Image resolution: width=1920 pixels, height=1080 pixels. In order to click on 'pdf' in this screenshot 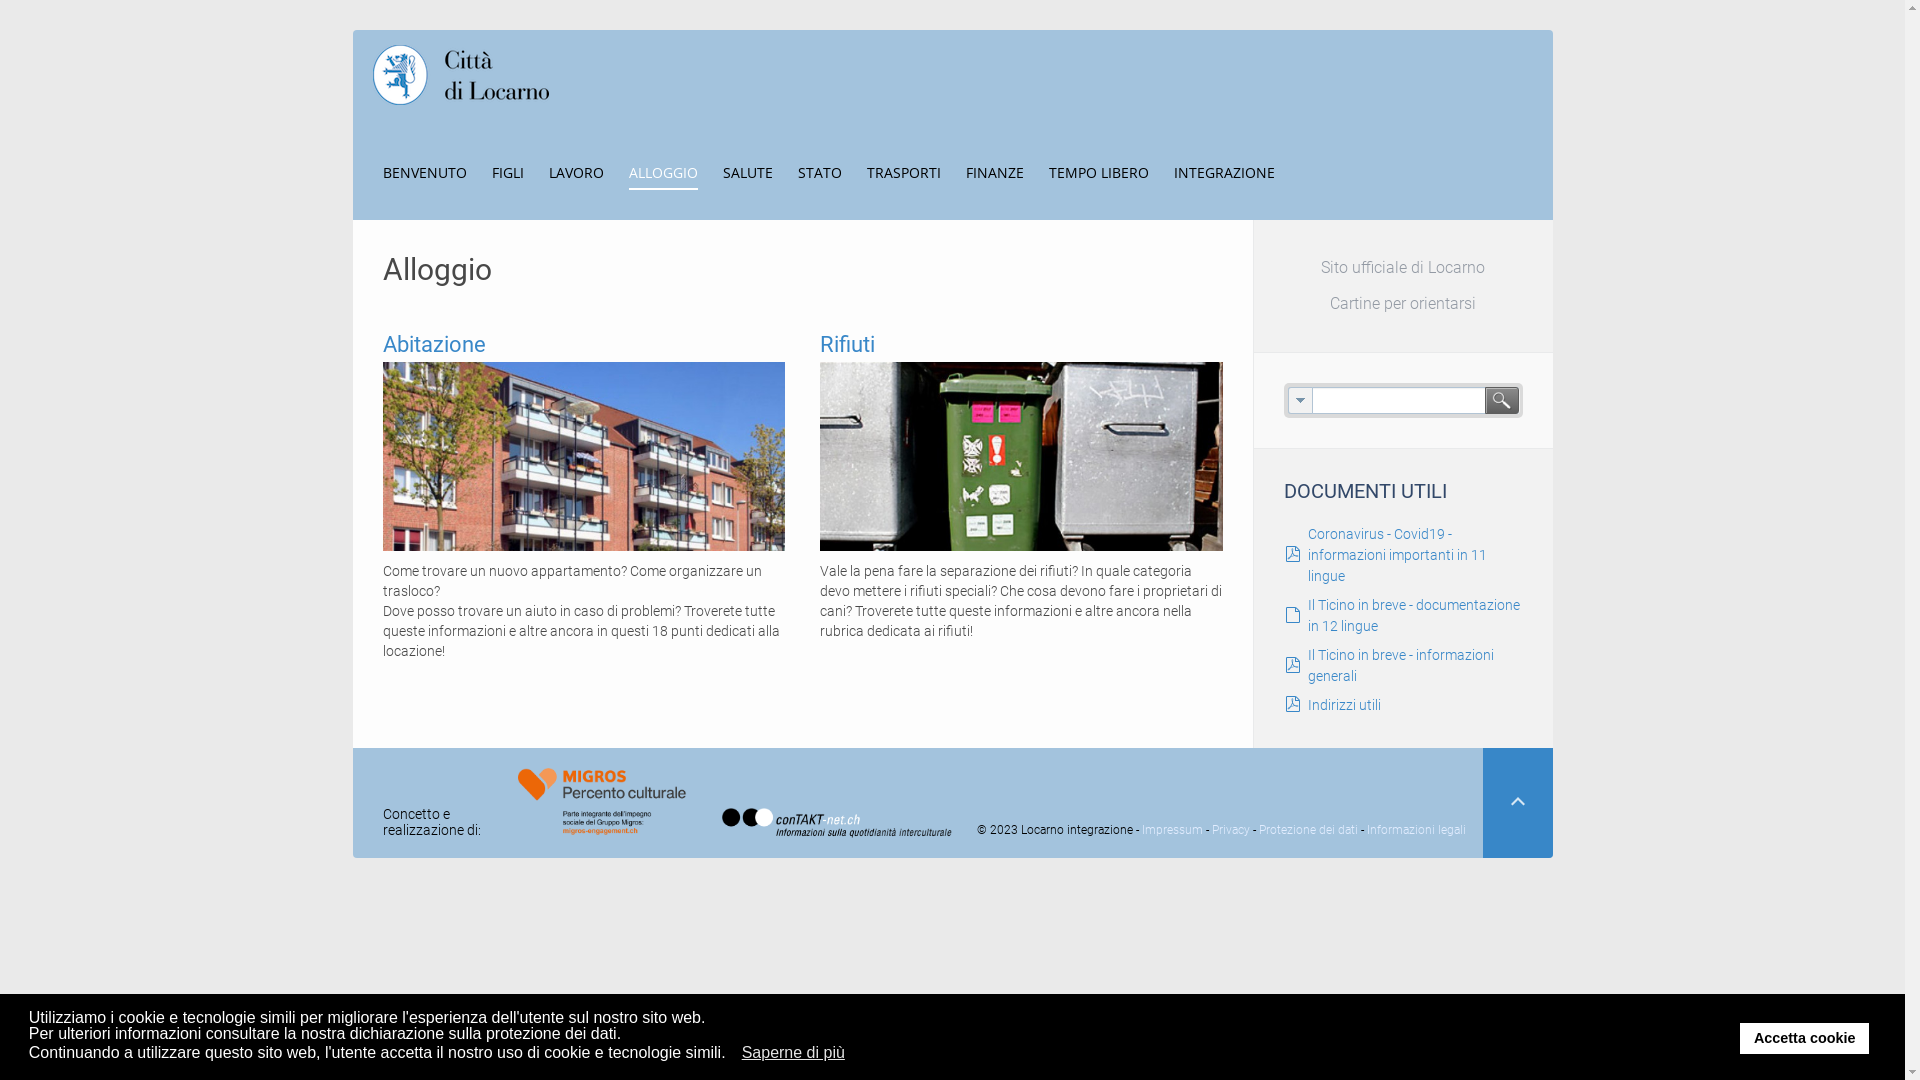, I will do `click(1291, 666)`.